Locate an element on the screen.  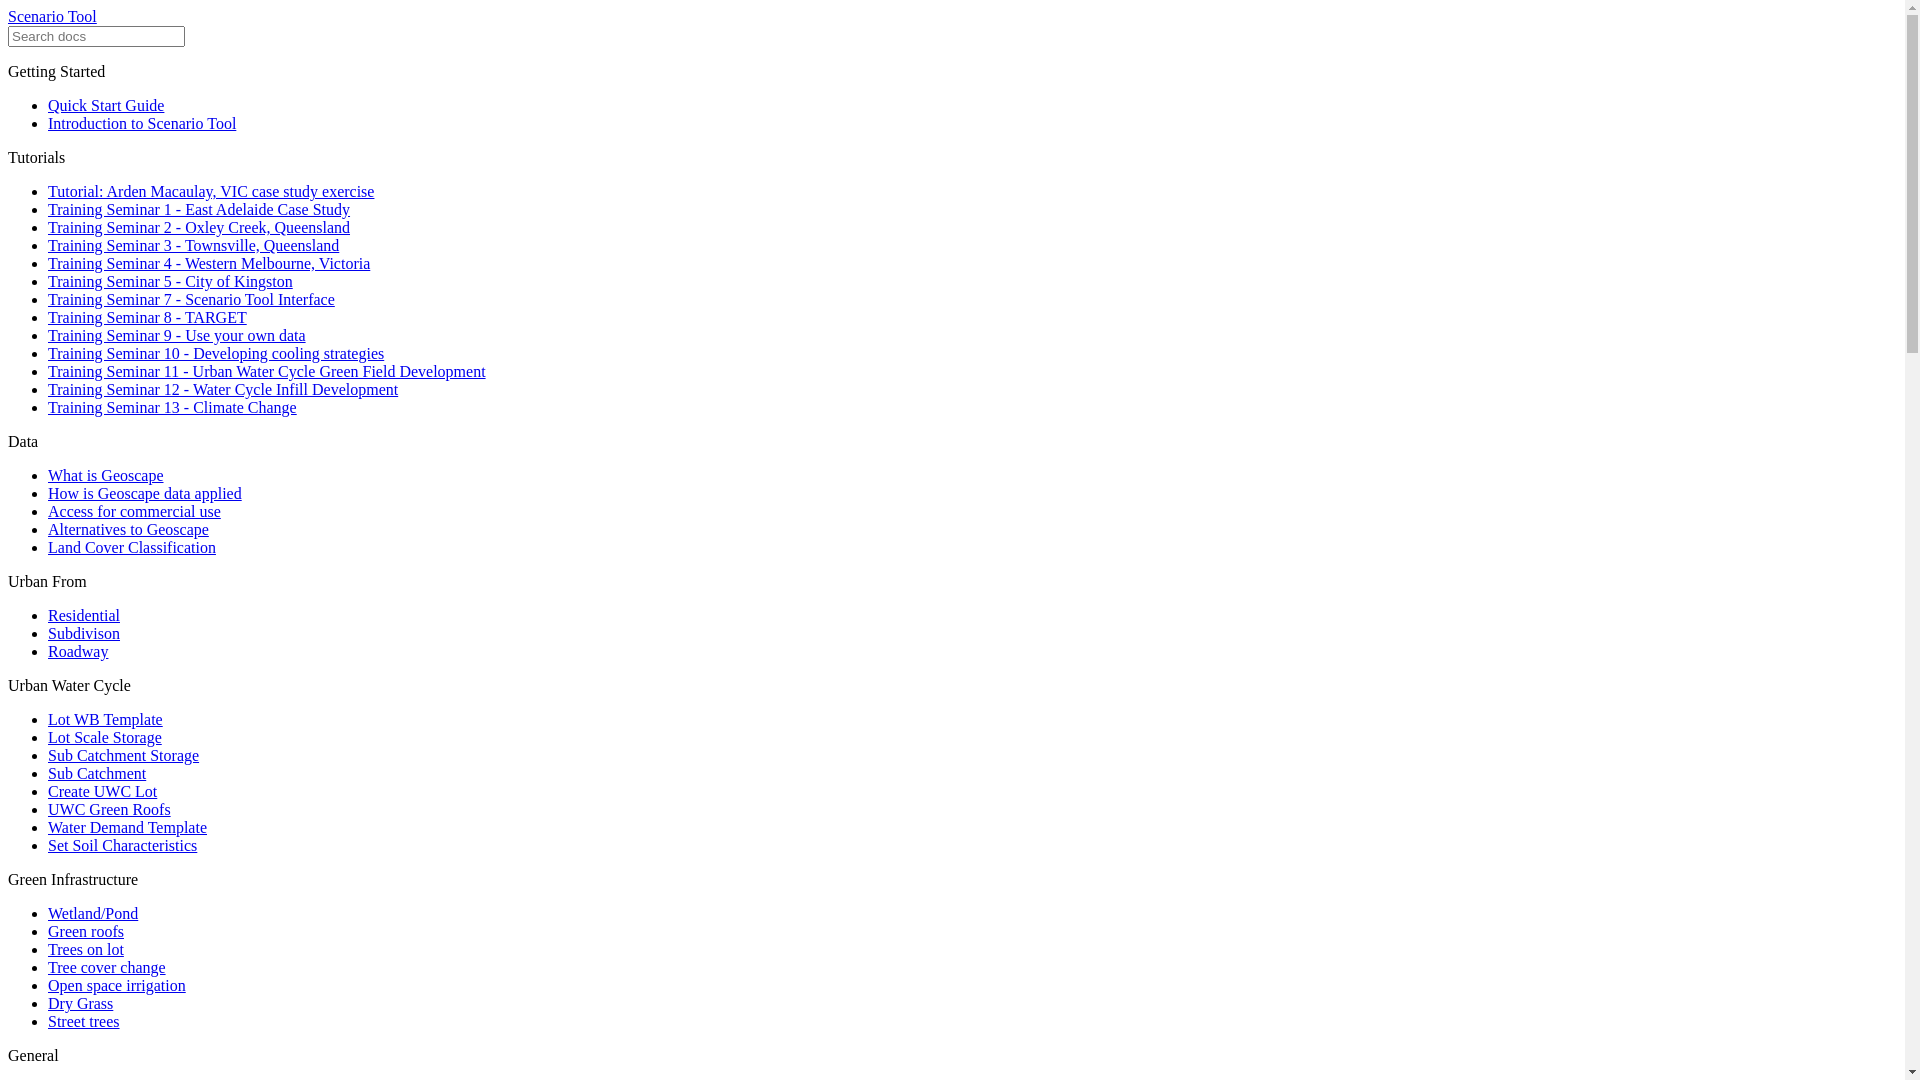
'Training Seminar 2 - Oxley Creek, Queensland' is located at coordinates (198, 226).